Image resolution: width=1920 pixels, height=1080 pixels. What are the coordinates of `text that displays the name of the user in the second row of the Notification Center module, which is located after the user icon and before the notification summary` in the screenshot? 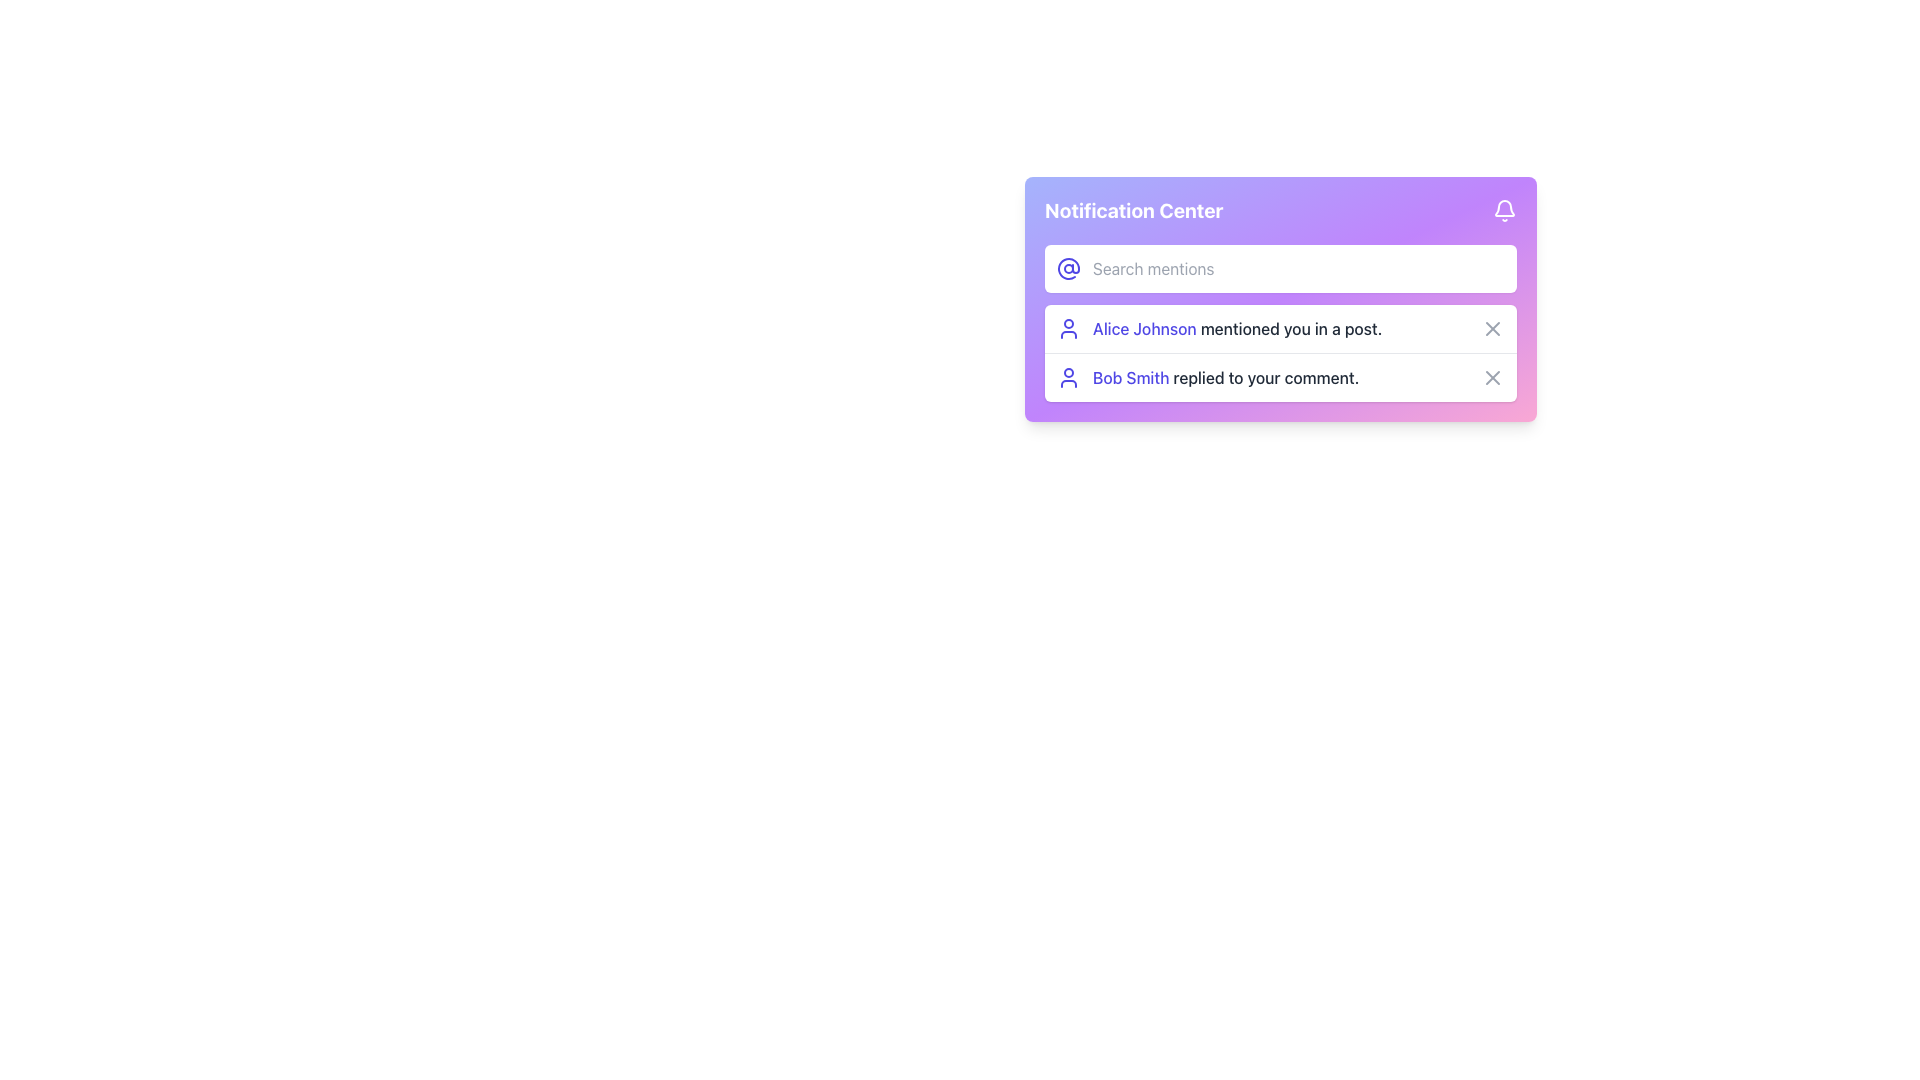 It's located at (1131, 378).